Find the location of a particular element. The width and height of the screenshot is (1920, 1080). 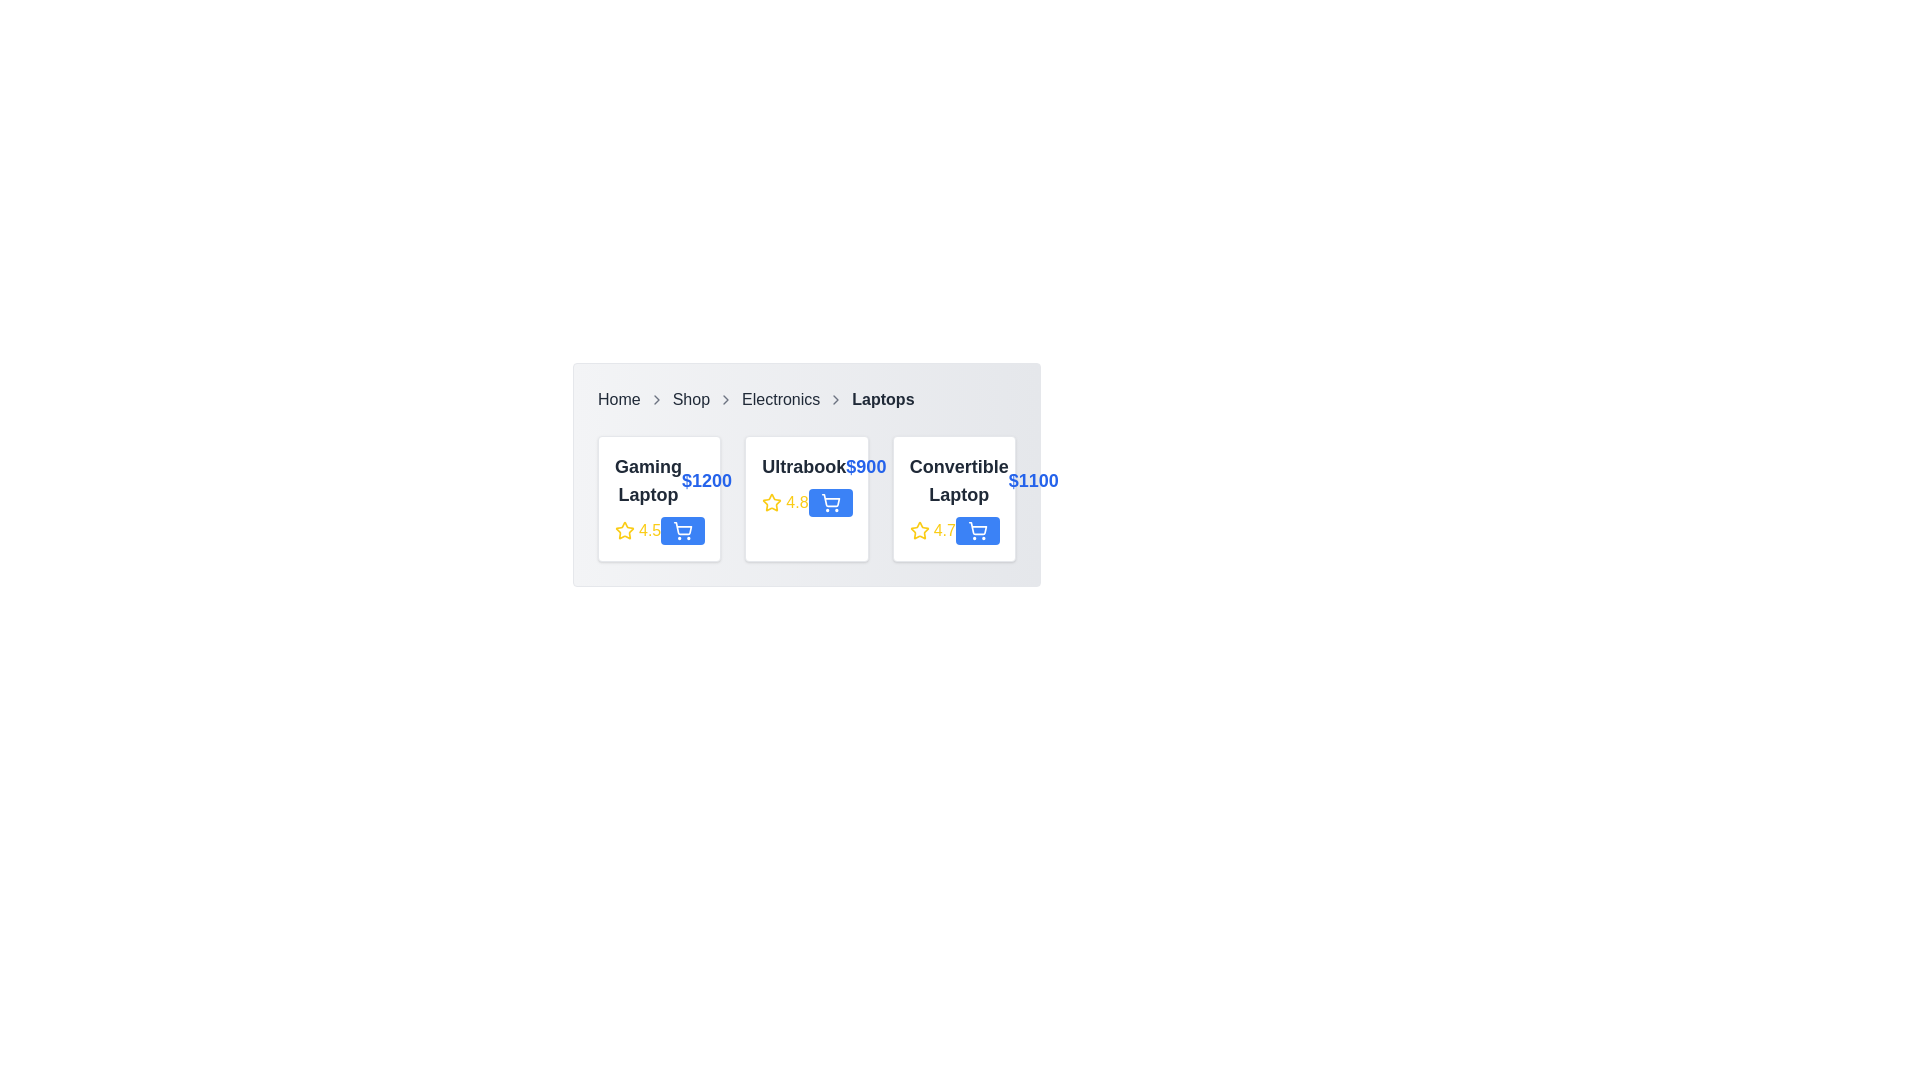

the 'Shop' hyperlink in the breadcrumb navigation bar is located at coordinates (691, 400).